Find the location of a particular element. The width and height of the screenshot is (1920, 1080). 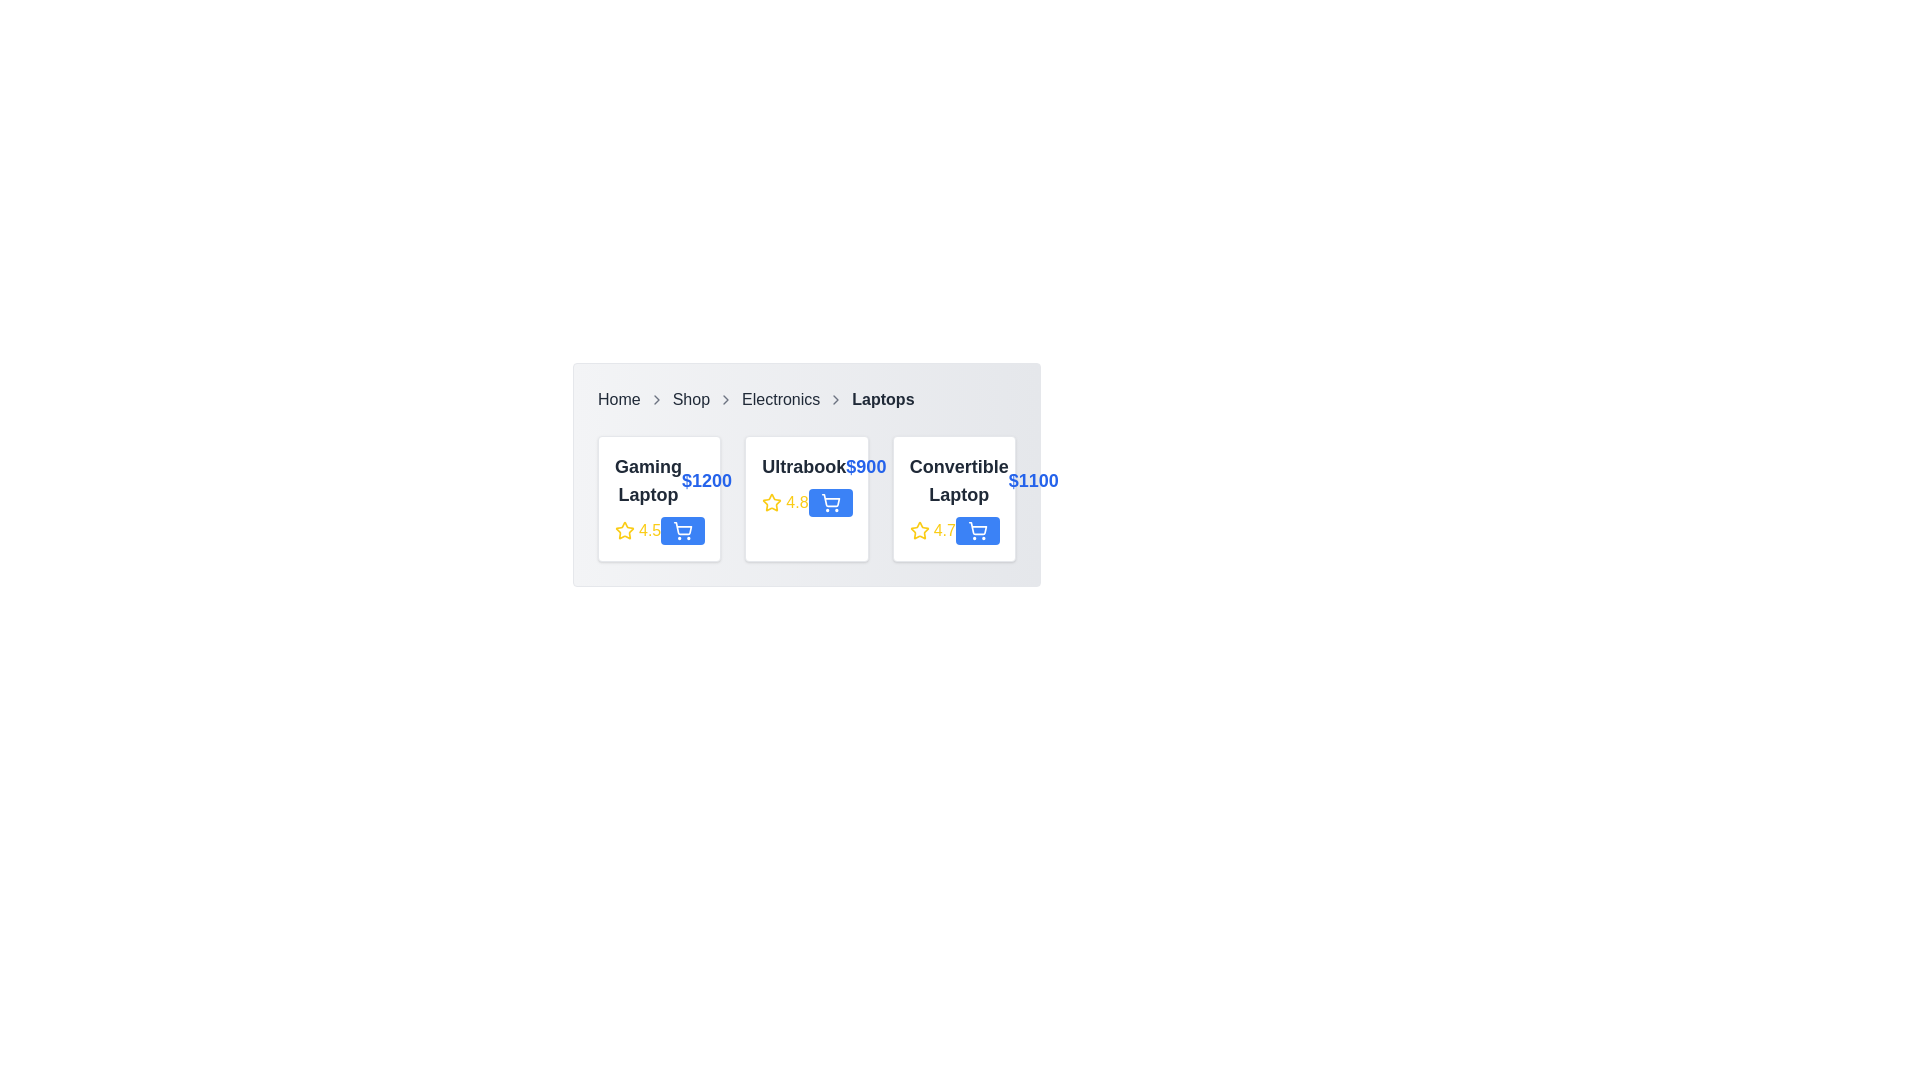

the 'Shop' hyperlink in the breadcrumb navigation bar is located at coordinates (691, 400).